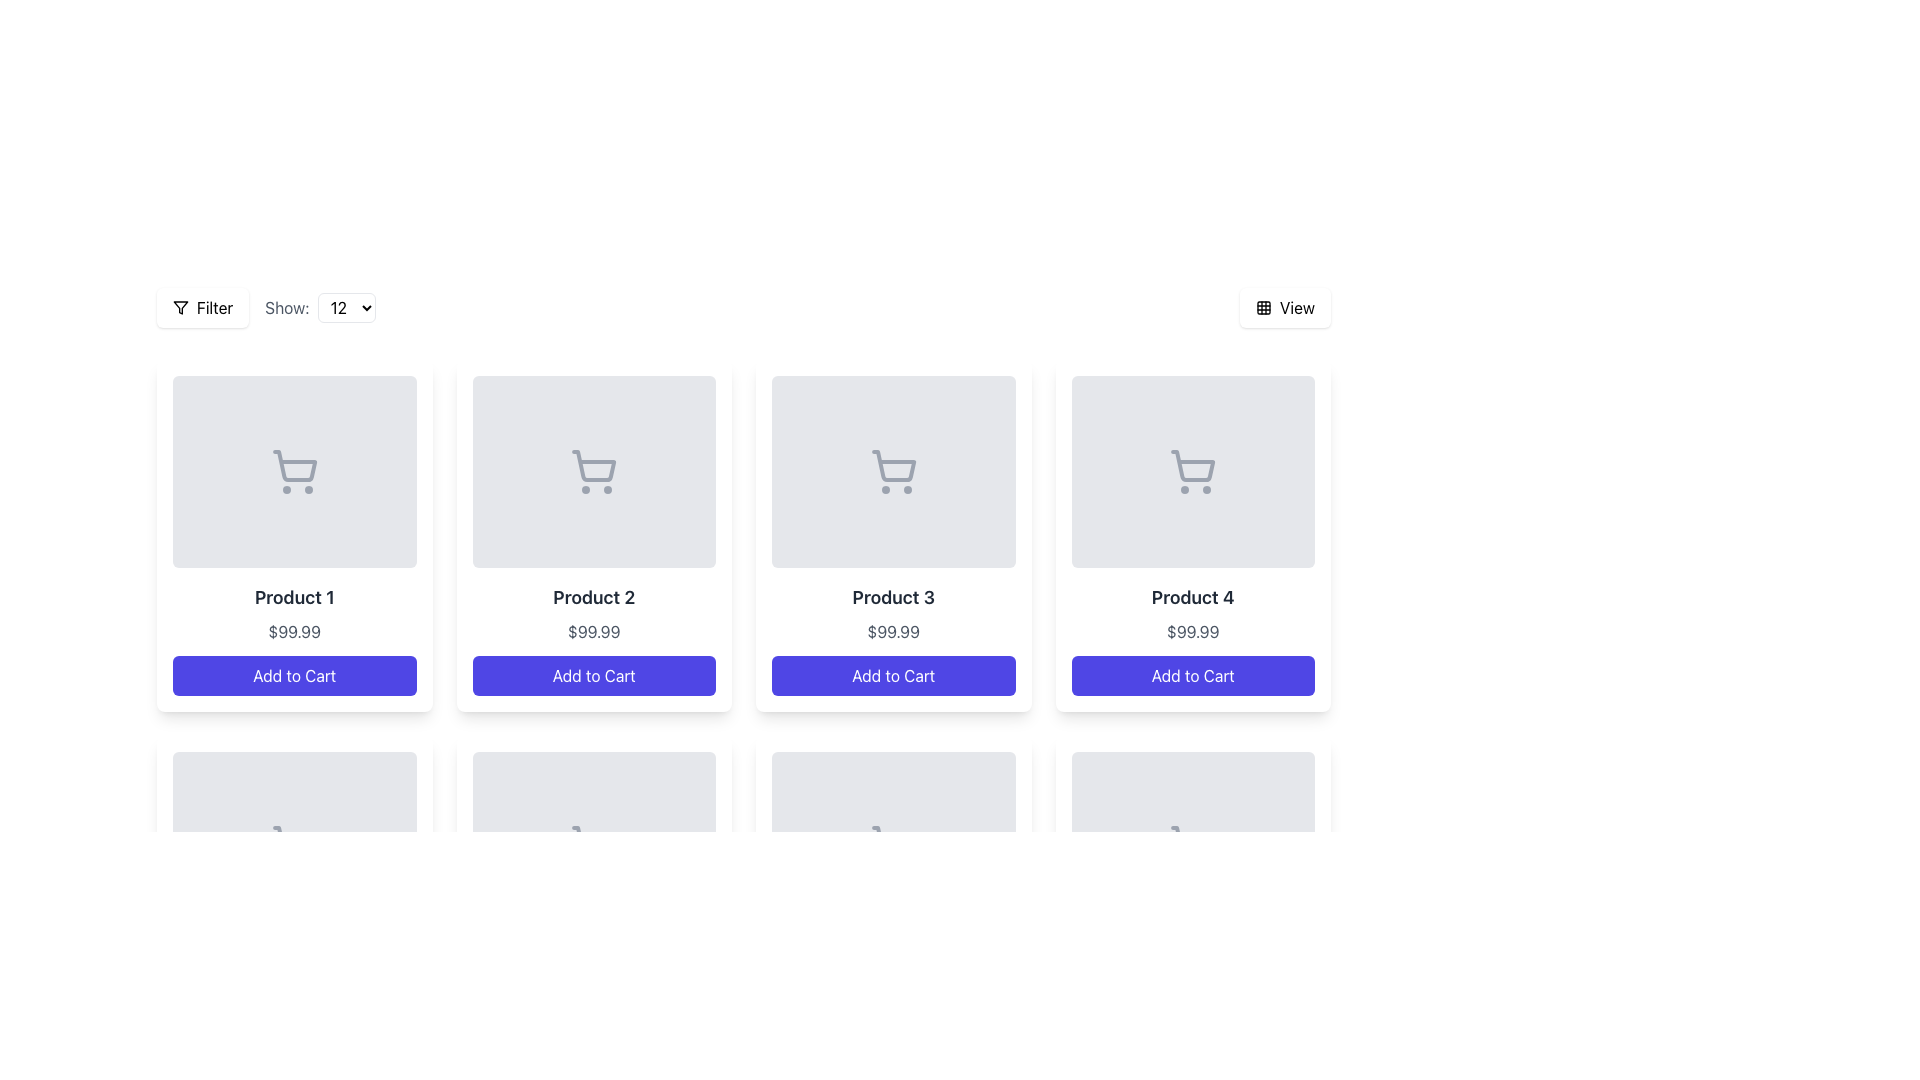 This screenshot has height=1080, width=1920. I want to click on text displayed in the price element showing '$99.99' located in the fourth product card, positioned below 'Product 4' and above 'Add to Cart', so click(1193, 632).